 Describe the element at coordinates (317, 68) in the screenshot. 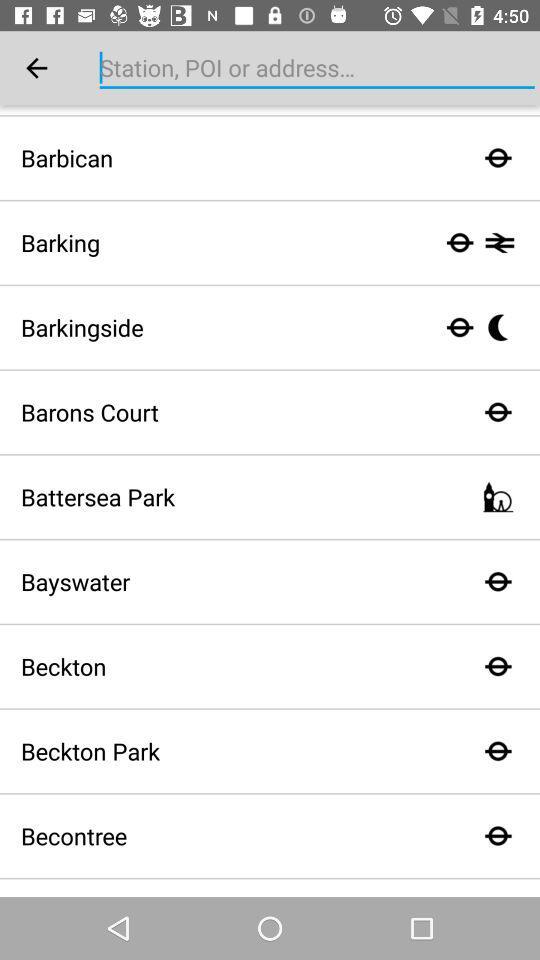

I see `address destination in box` at that location.